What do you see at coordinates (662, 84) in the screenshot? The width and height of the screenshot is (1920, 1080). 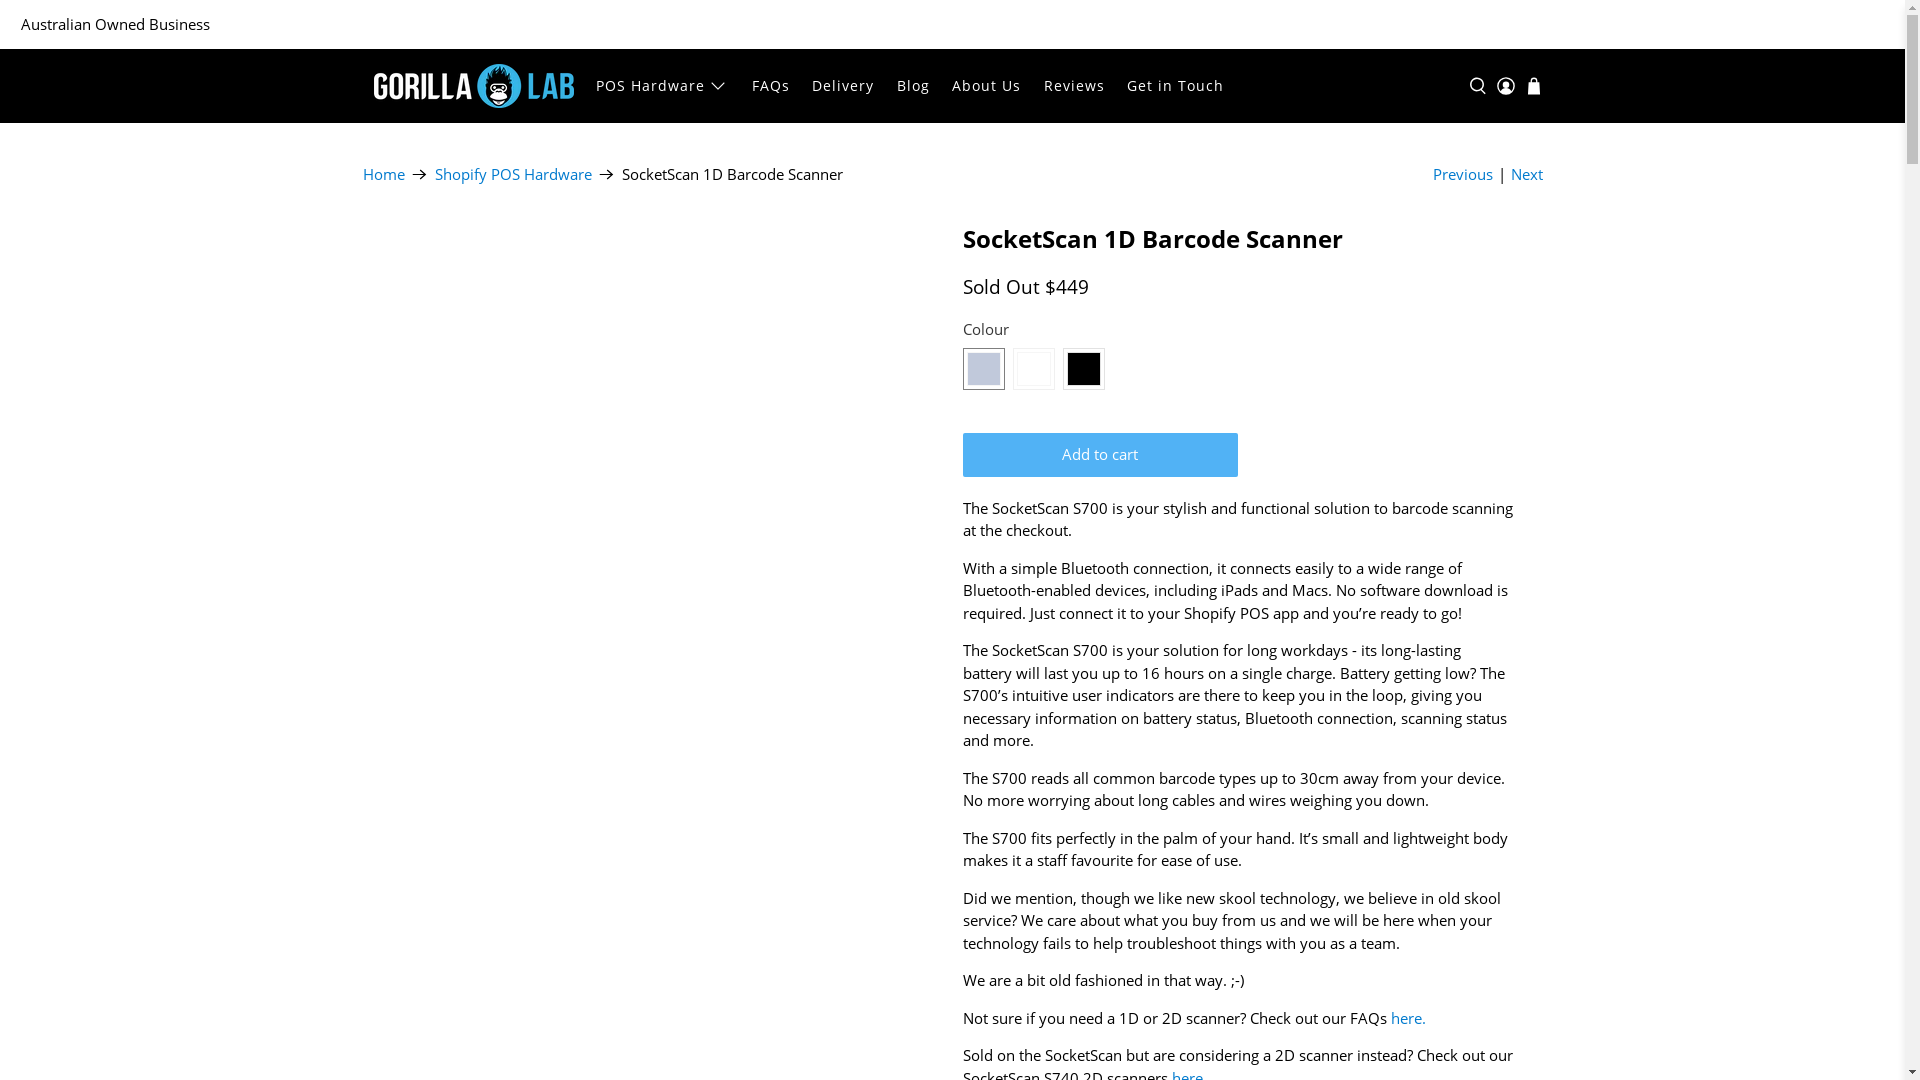 I see `'POS Hardware'` at bounding box center [662, 84].